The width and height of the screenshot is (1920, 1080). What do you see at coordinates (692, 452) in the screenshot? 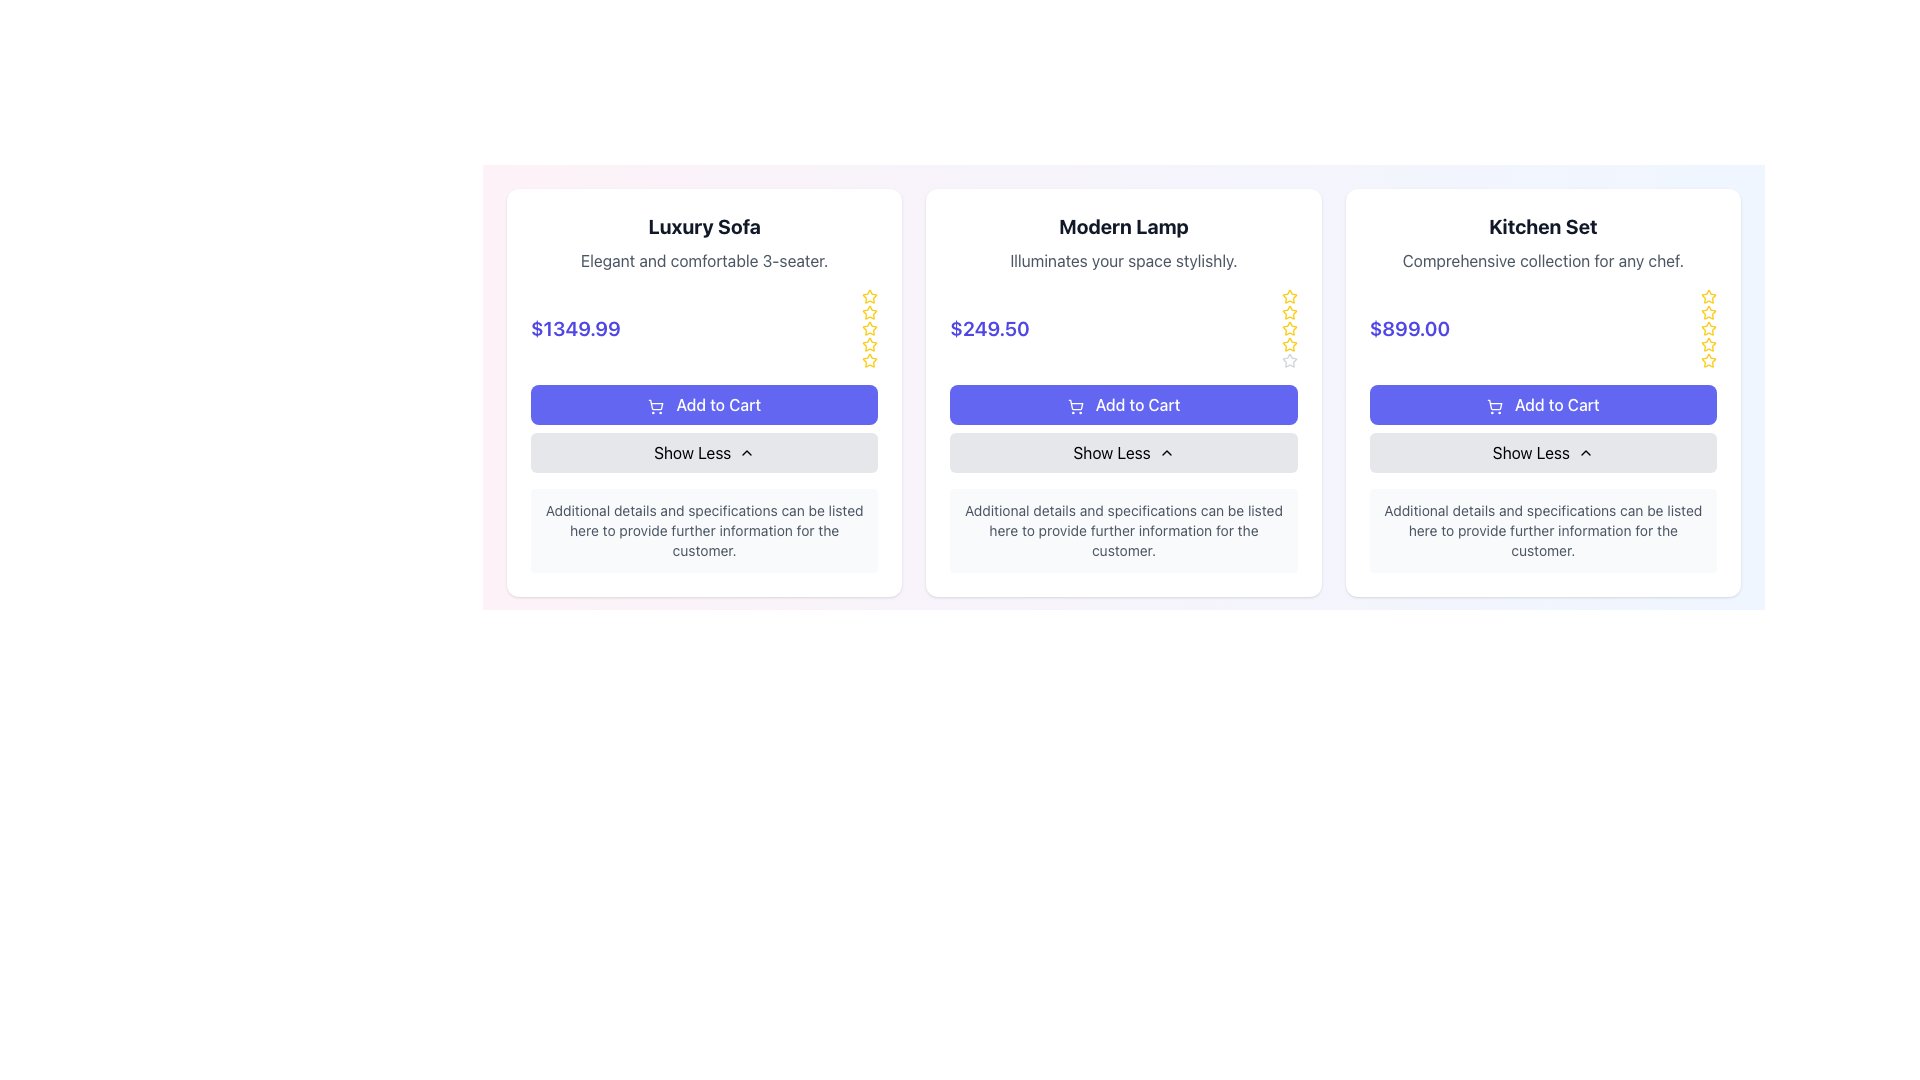
I see `the 'Show Less' text label located in the rectangular button next to the upward-pointing chevron icon, which is beneath the 'Luxury Sofa' card` at bounding box center [692, 452].